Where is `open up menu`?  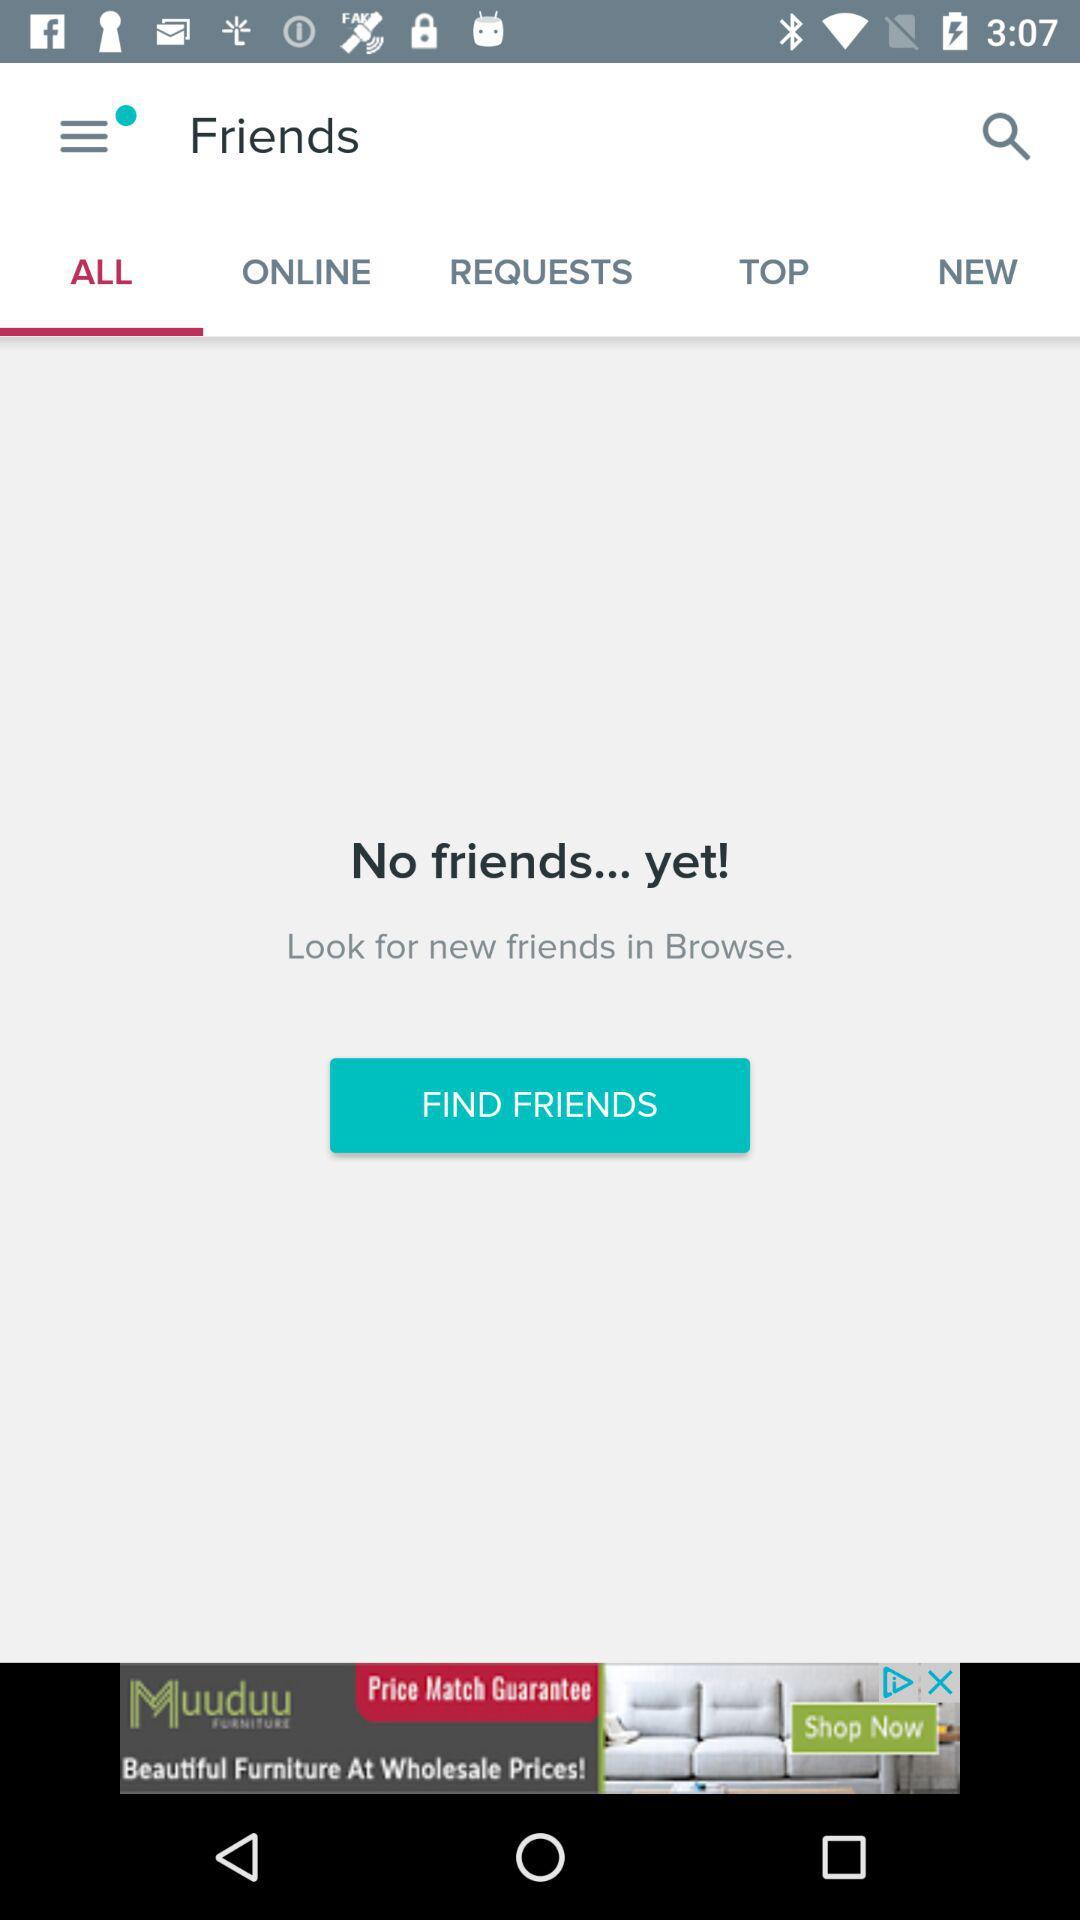
open up menu is located at coordinates (83, 135).